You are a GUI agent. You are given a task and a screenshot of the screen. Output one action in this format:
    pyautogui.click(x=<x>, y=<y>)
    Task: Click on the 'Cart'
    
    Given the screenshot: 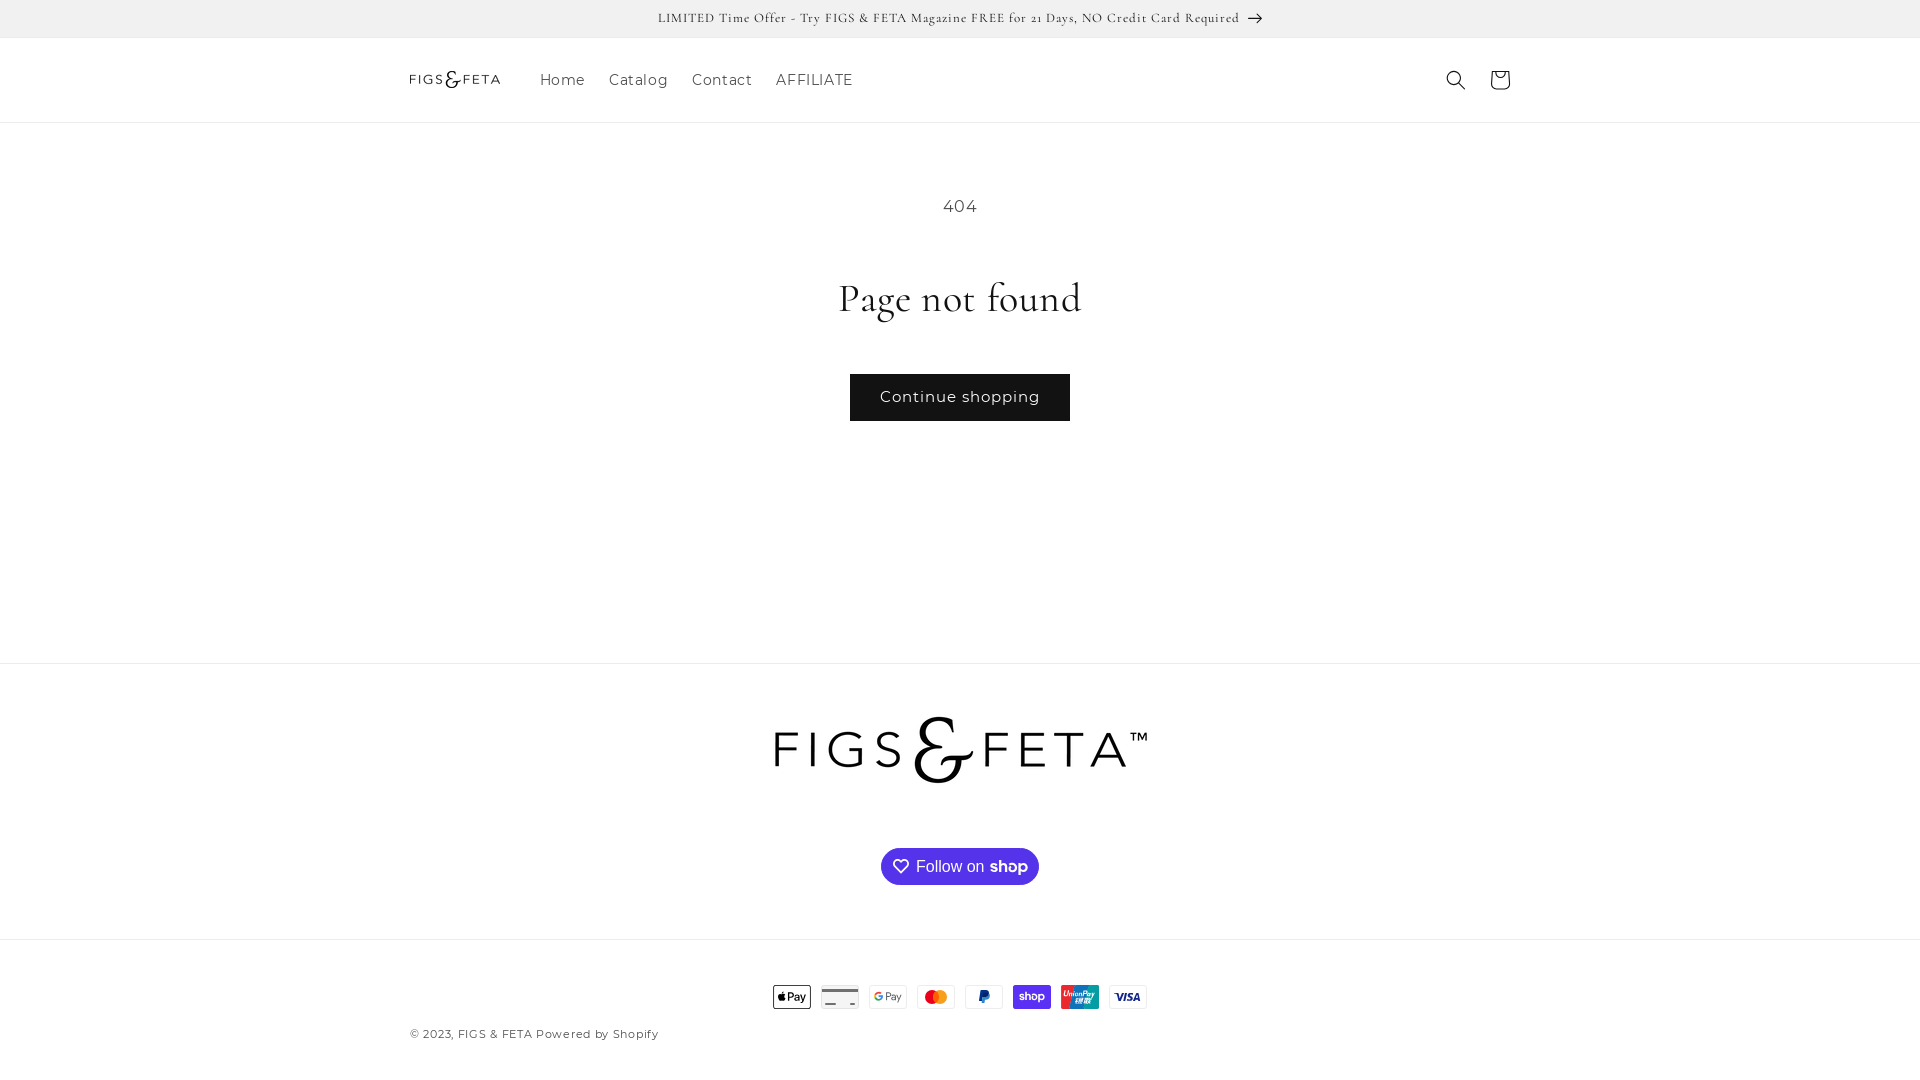 What is the action you would take?
    pyautogui.click(x=1499, y=79)
    